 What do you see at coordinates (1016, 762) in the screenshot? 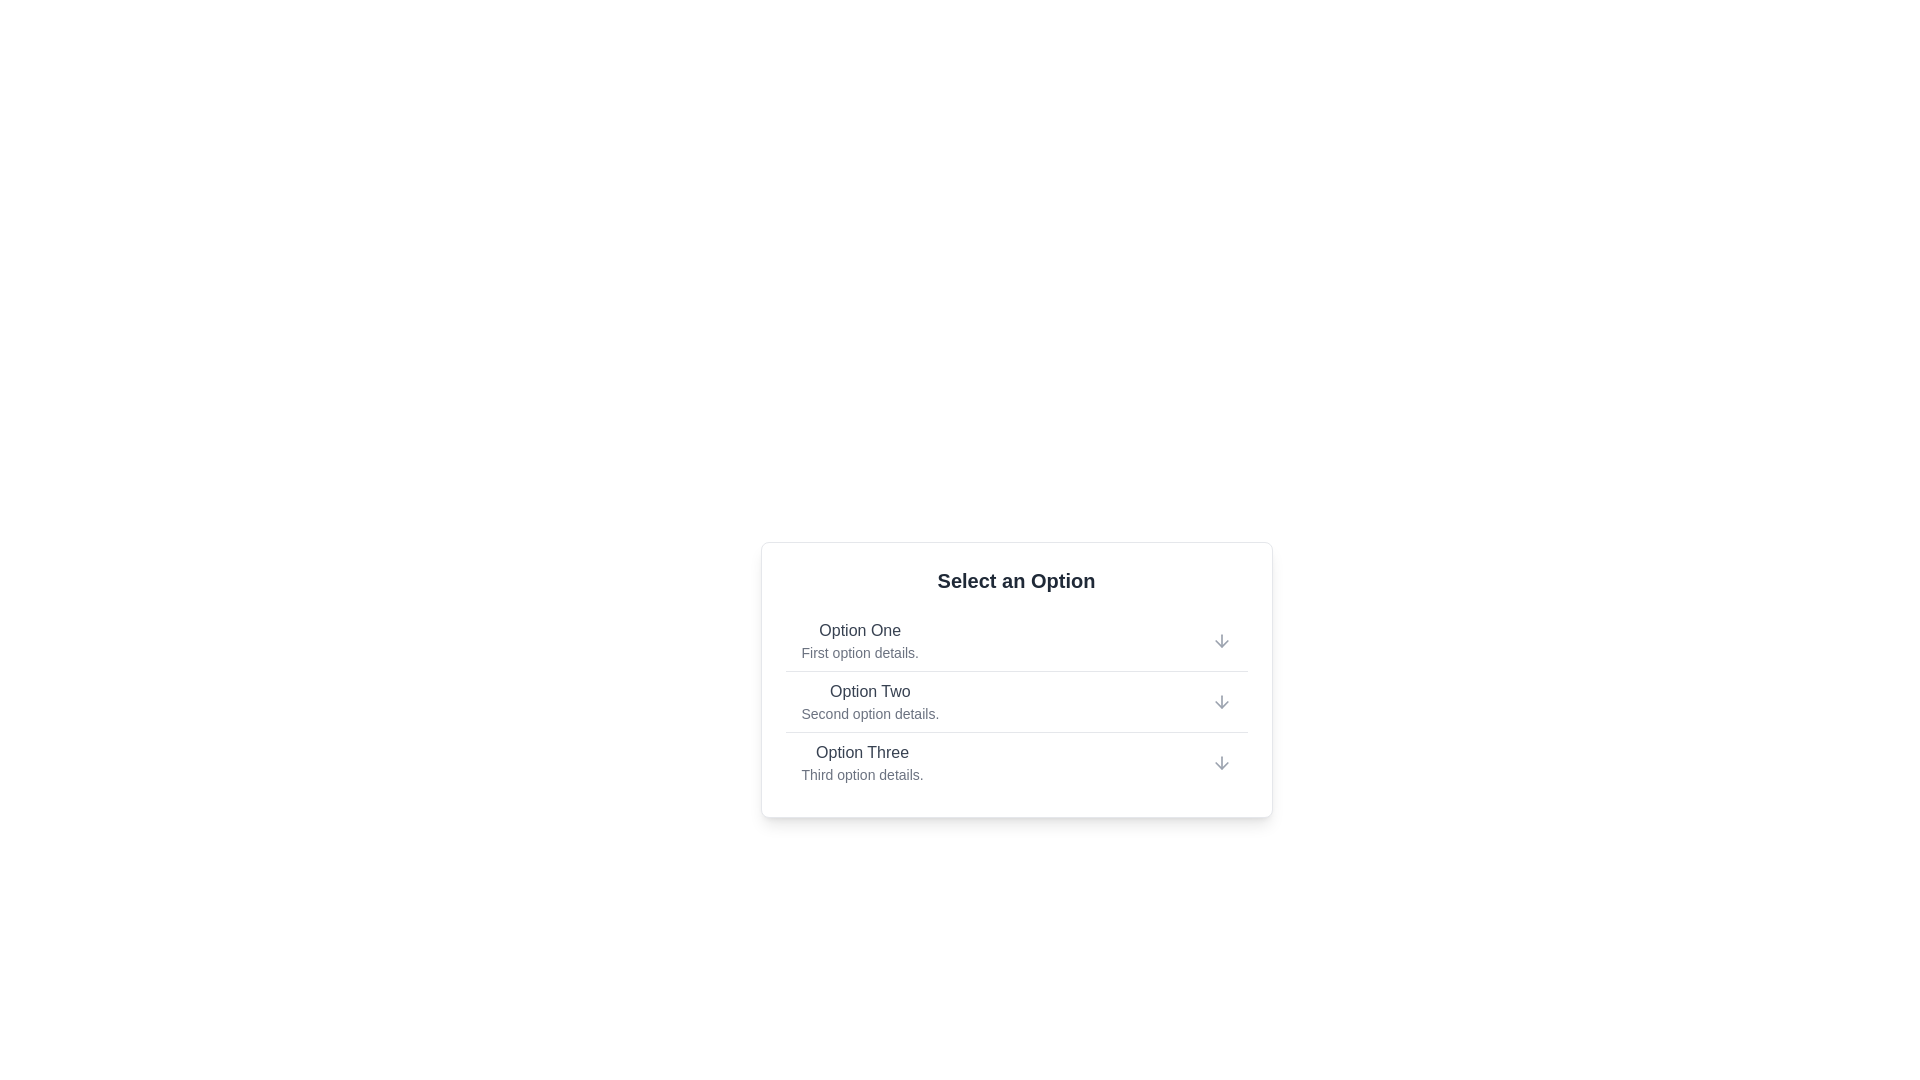
I see `the third item in a vertical selection list` at bounding box center [1016, 762].